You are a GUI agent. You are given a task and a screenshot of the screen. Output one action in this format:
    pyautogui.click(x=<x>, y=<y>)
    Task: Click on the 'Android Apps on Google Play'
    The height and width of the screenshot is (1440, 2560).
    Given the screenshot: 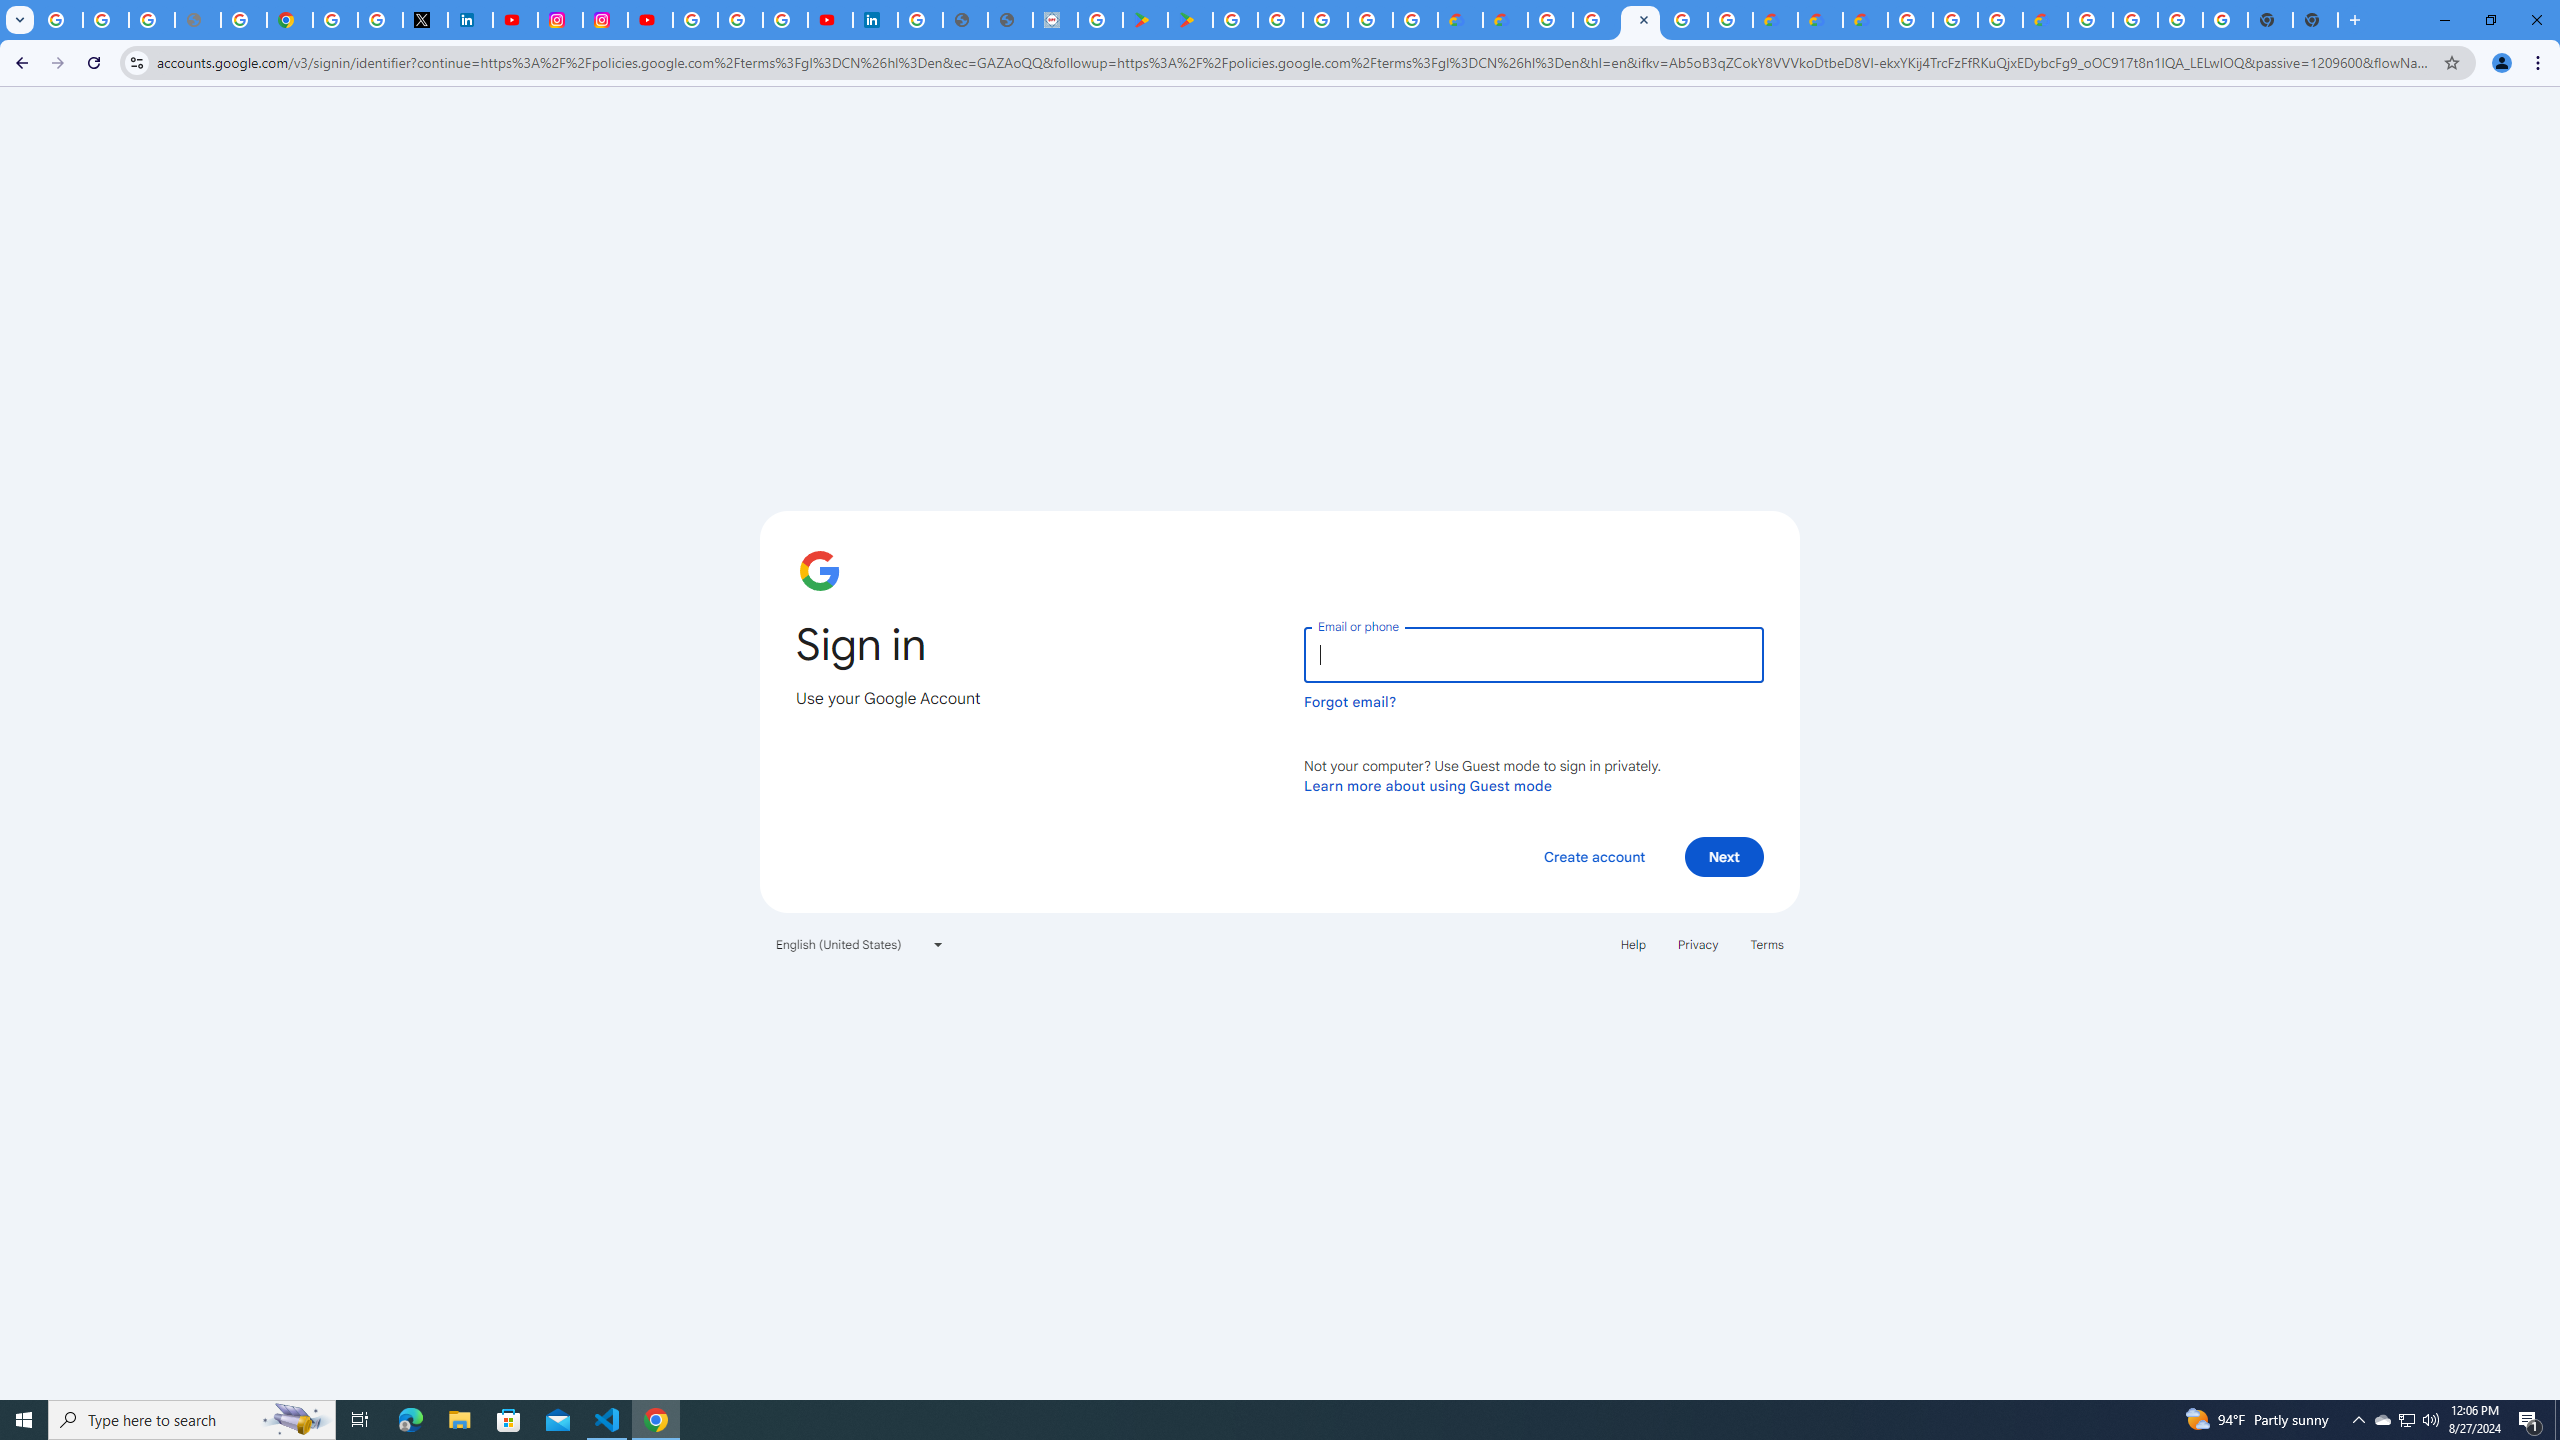 What is the action you would take?
    pyautogui.click(x=1145, y=19)
    